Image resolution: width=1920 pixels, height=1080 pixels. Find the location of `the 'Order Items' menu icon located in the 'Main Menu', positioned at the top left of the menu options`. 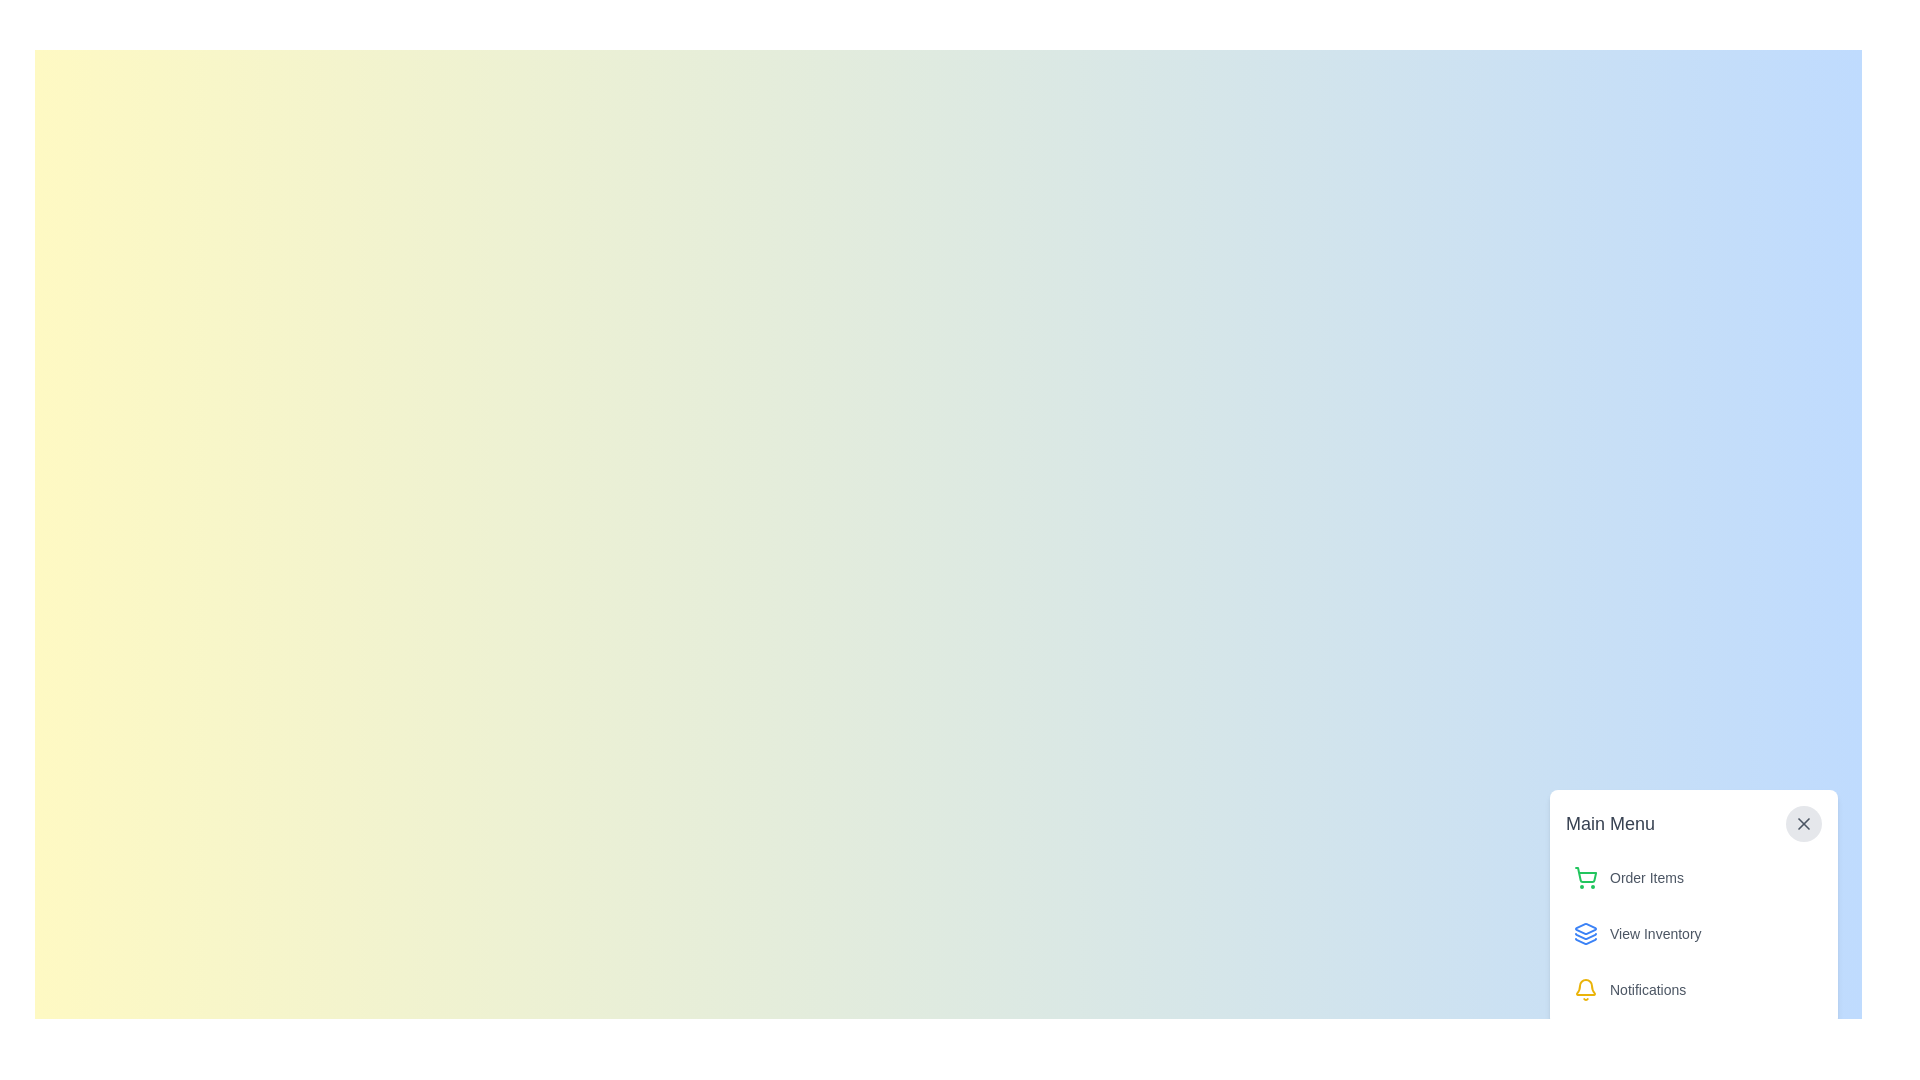

the 'Order Items' menu icon located in the 'Main Menu', positioned at the top left of the menu options is located at coordinates (1584, 877).